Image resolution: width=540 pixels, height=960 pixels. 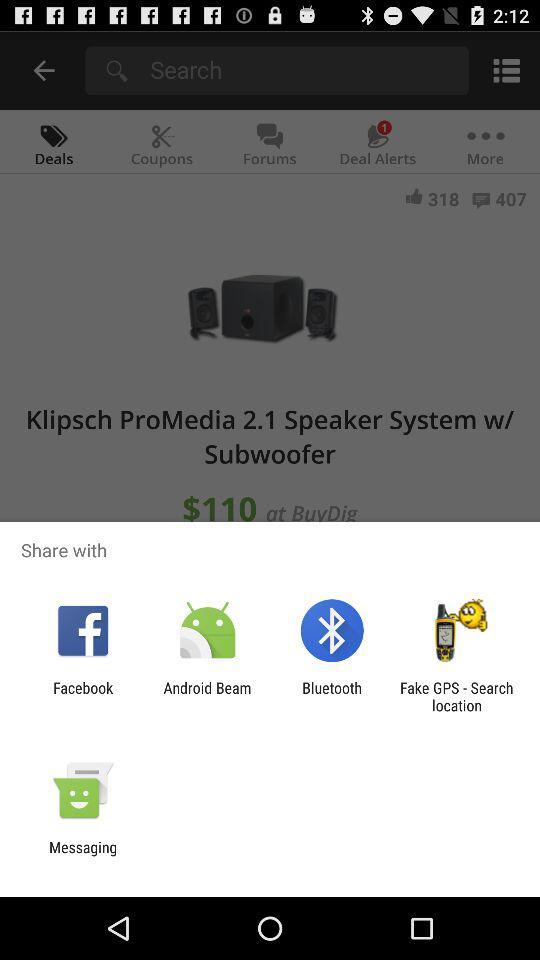 What do you see at coordinates (332, 696) in the screenshot?
I see `app next to fake gps search icon` at bounding box center [332, 696].